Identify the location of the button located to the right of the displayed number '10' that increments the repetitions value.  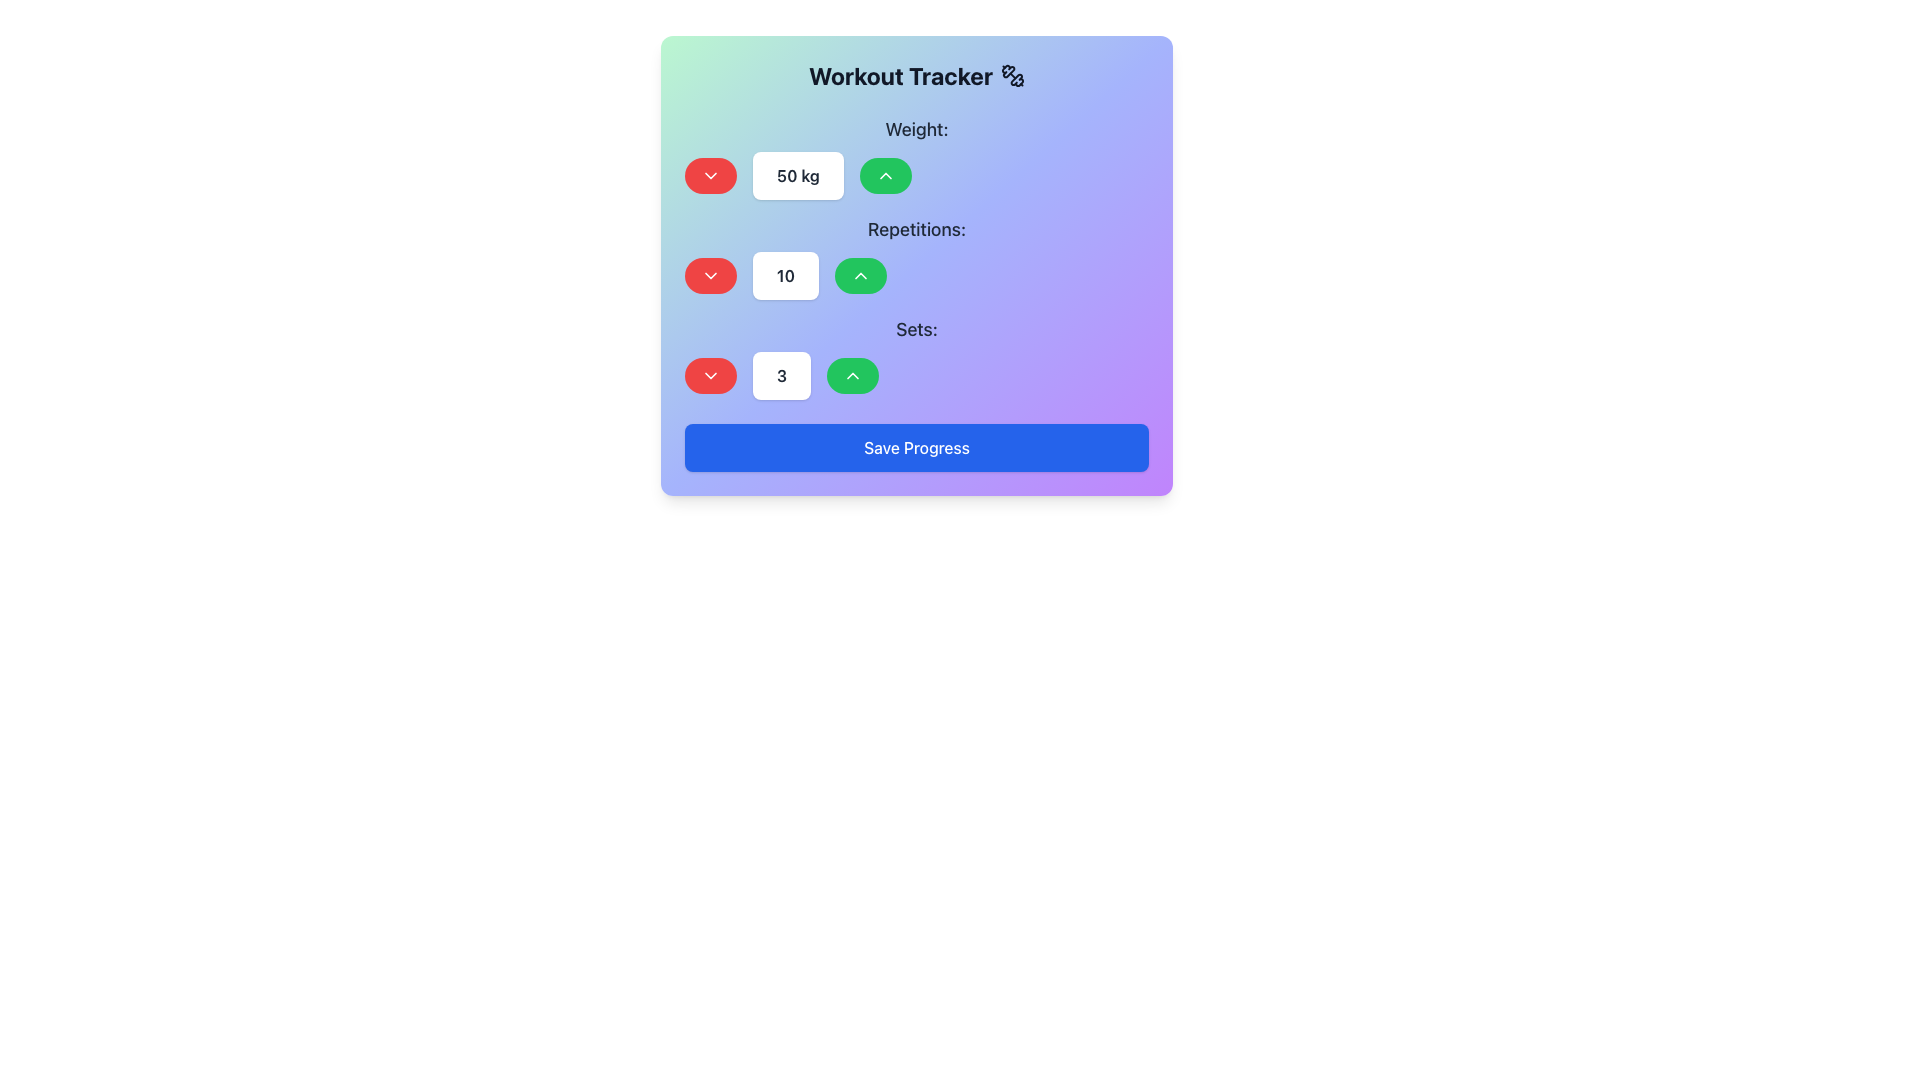
(860, 276).